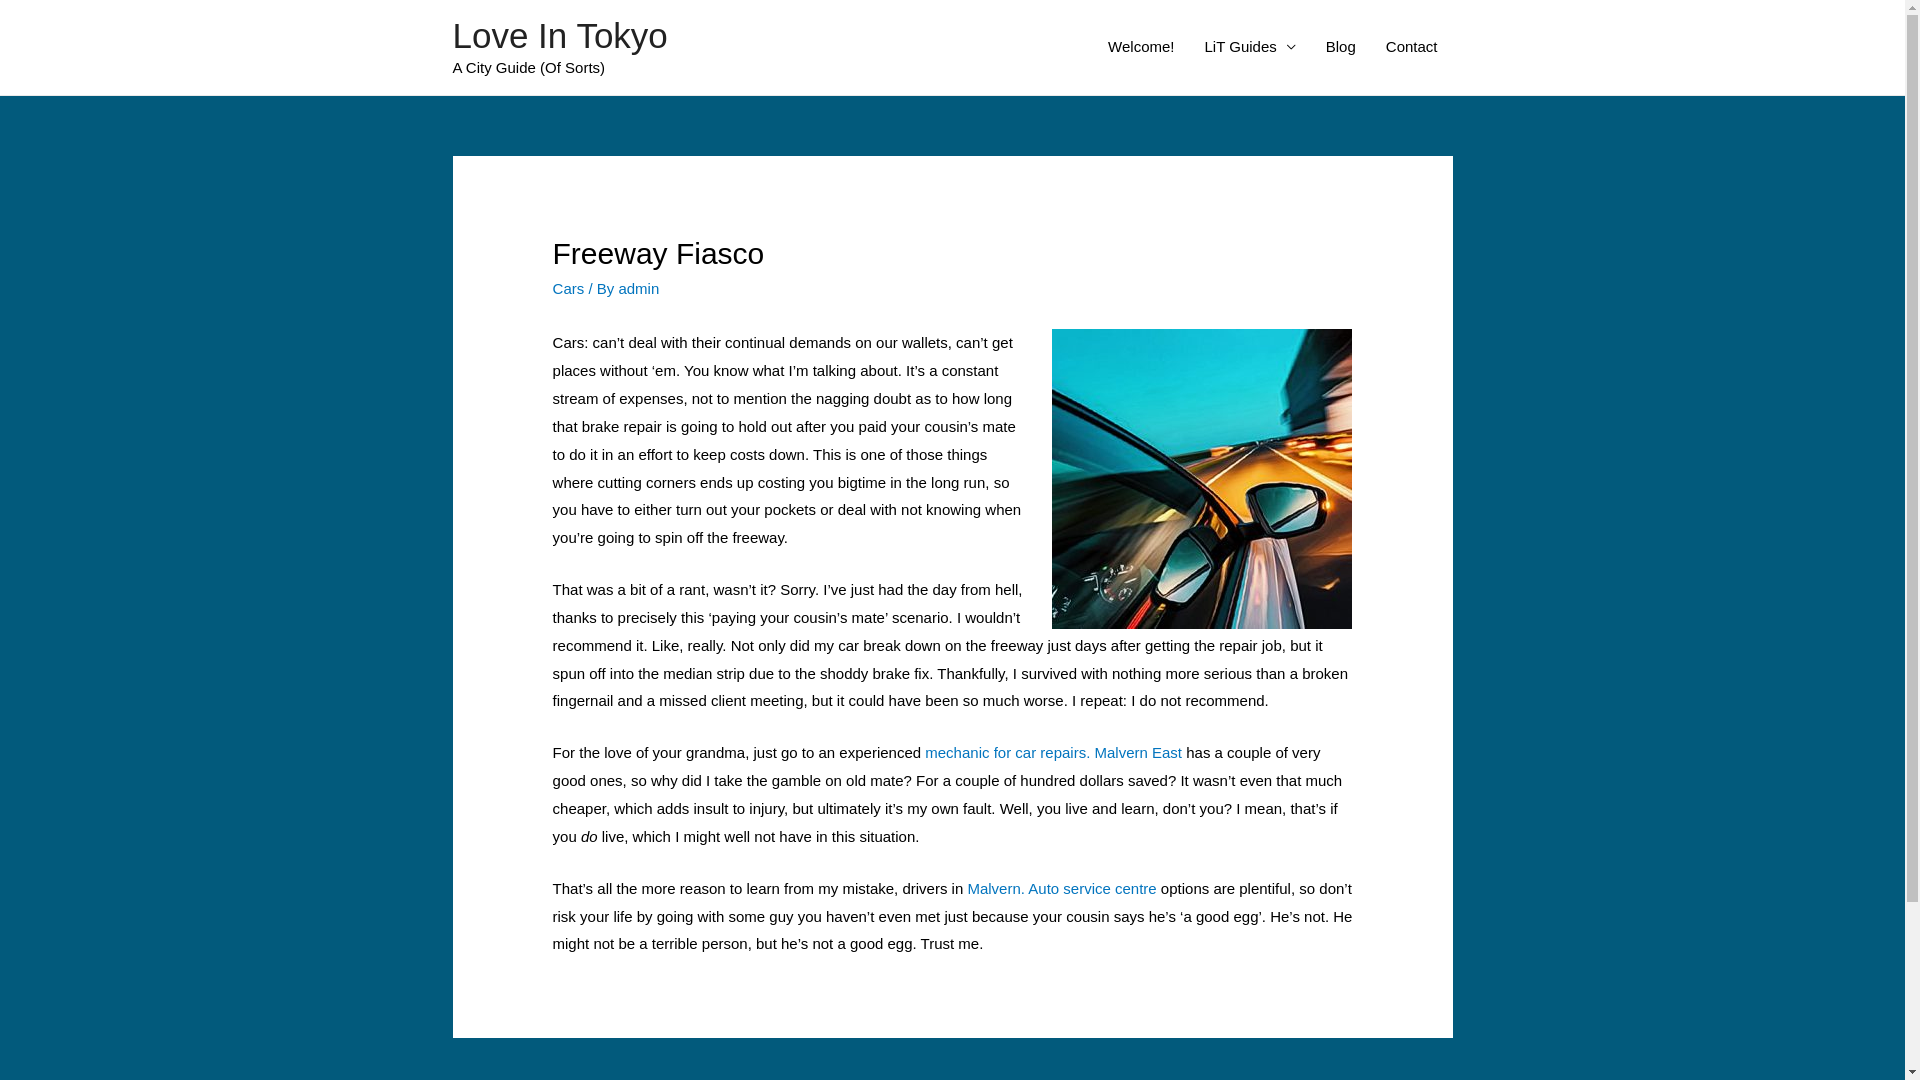  I want to click on 'admin', so click(637, 288).